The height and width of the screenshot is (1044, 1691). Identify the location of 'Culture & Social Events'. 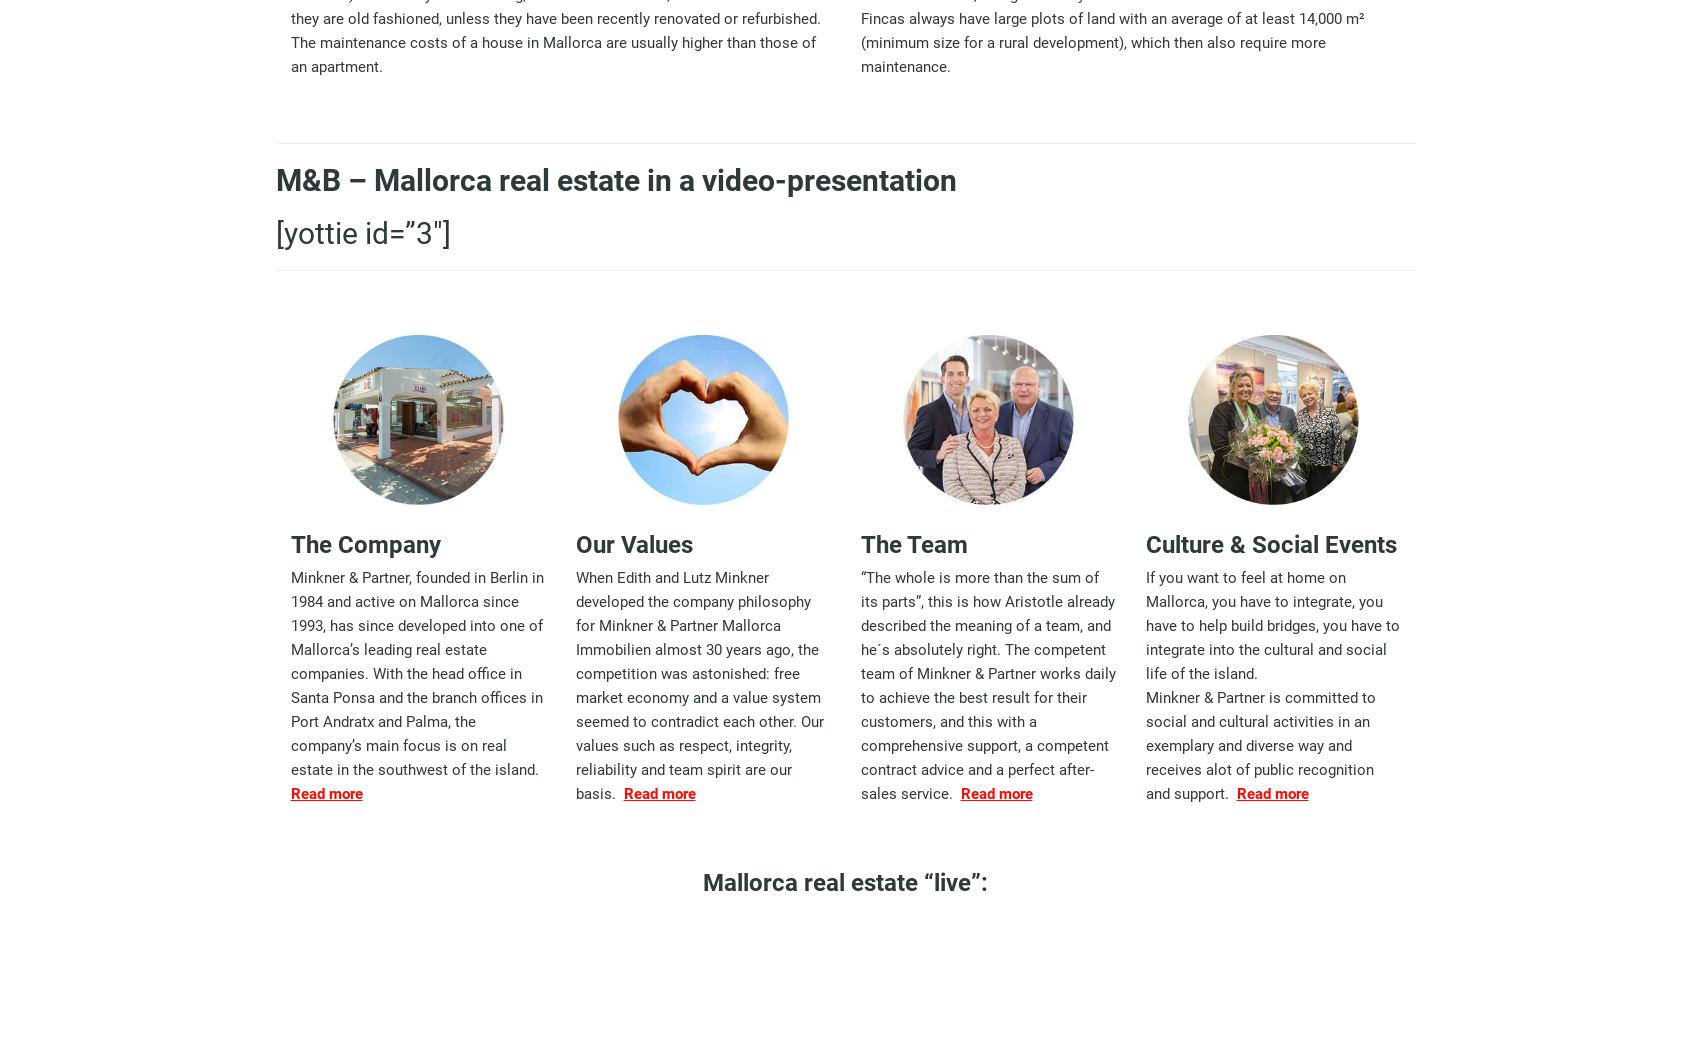
(1143, 543).